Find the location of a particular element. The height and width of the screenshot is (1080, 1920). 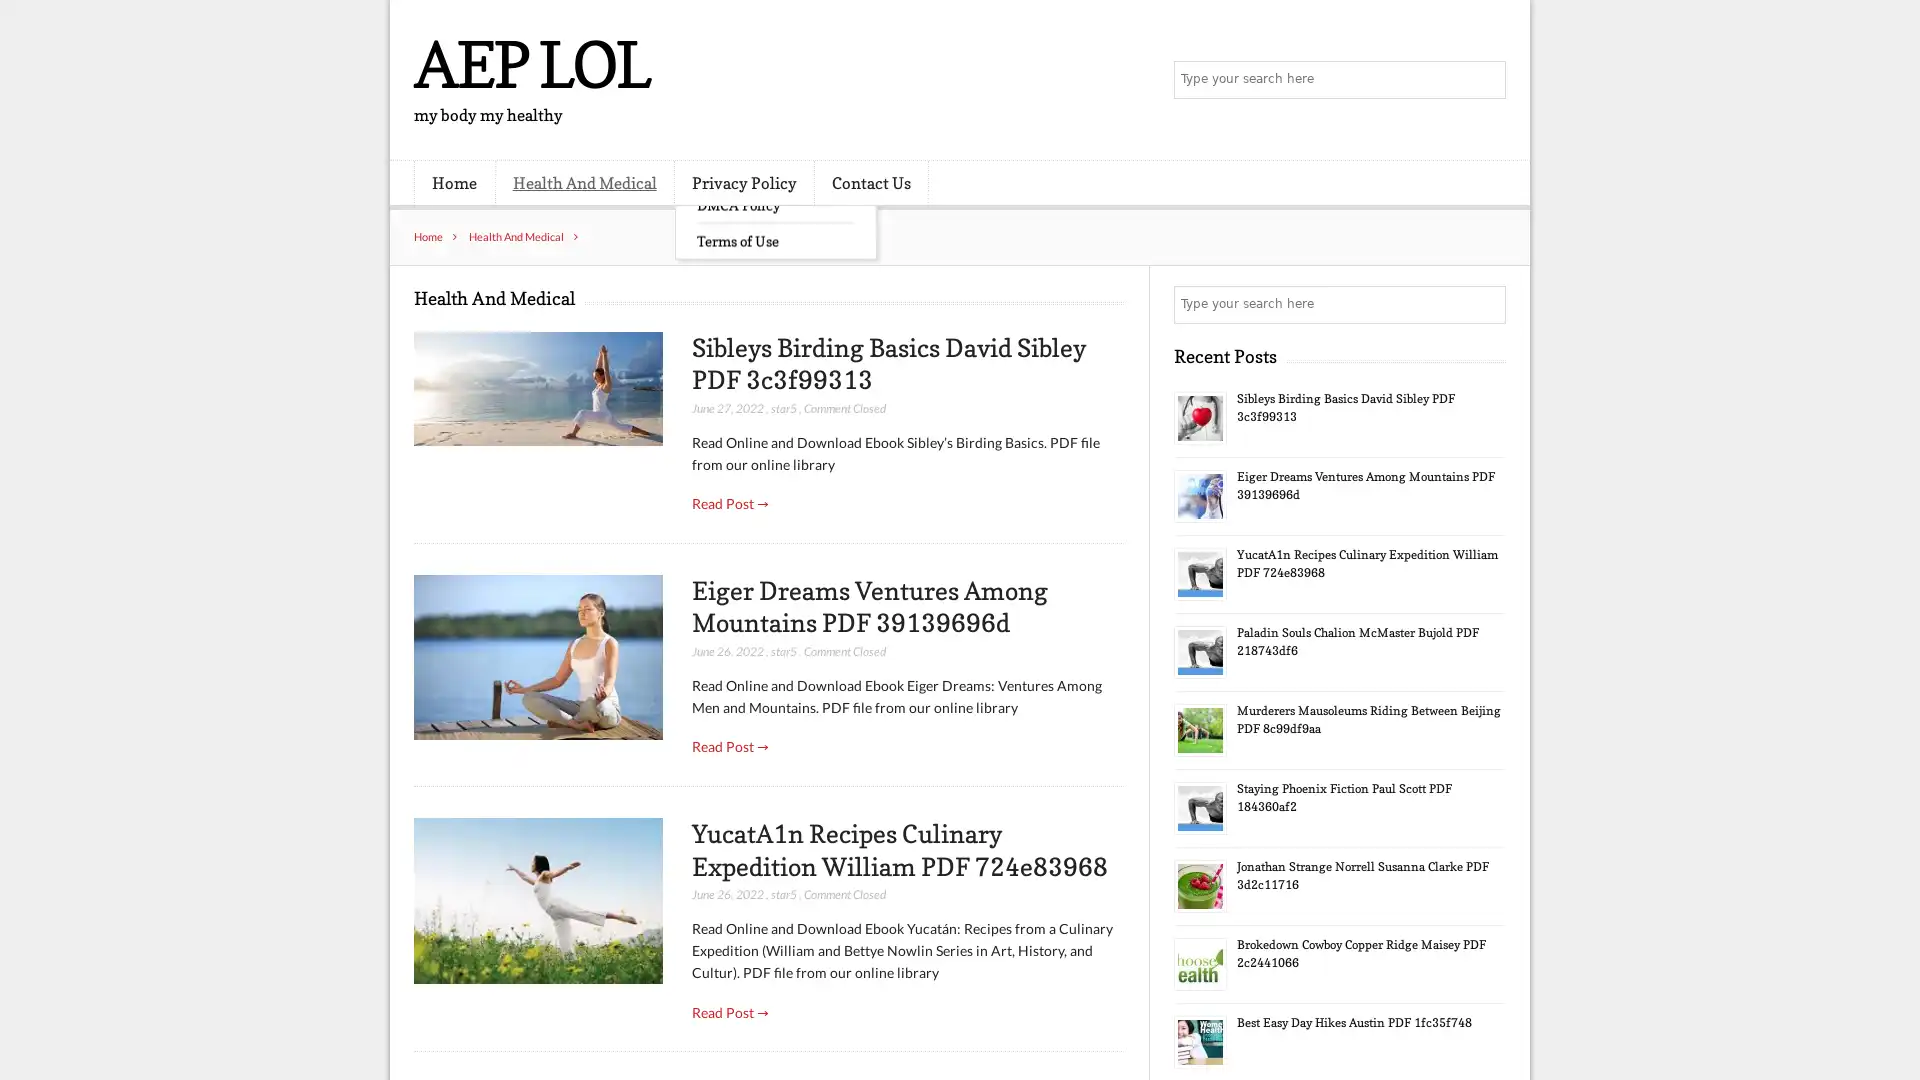

Search is located at coordinates (1485, 304).